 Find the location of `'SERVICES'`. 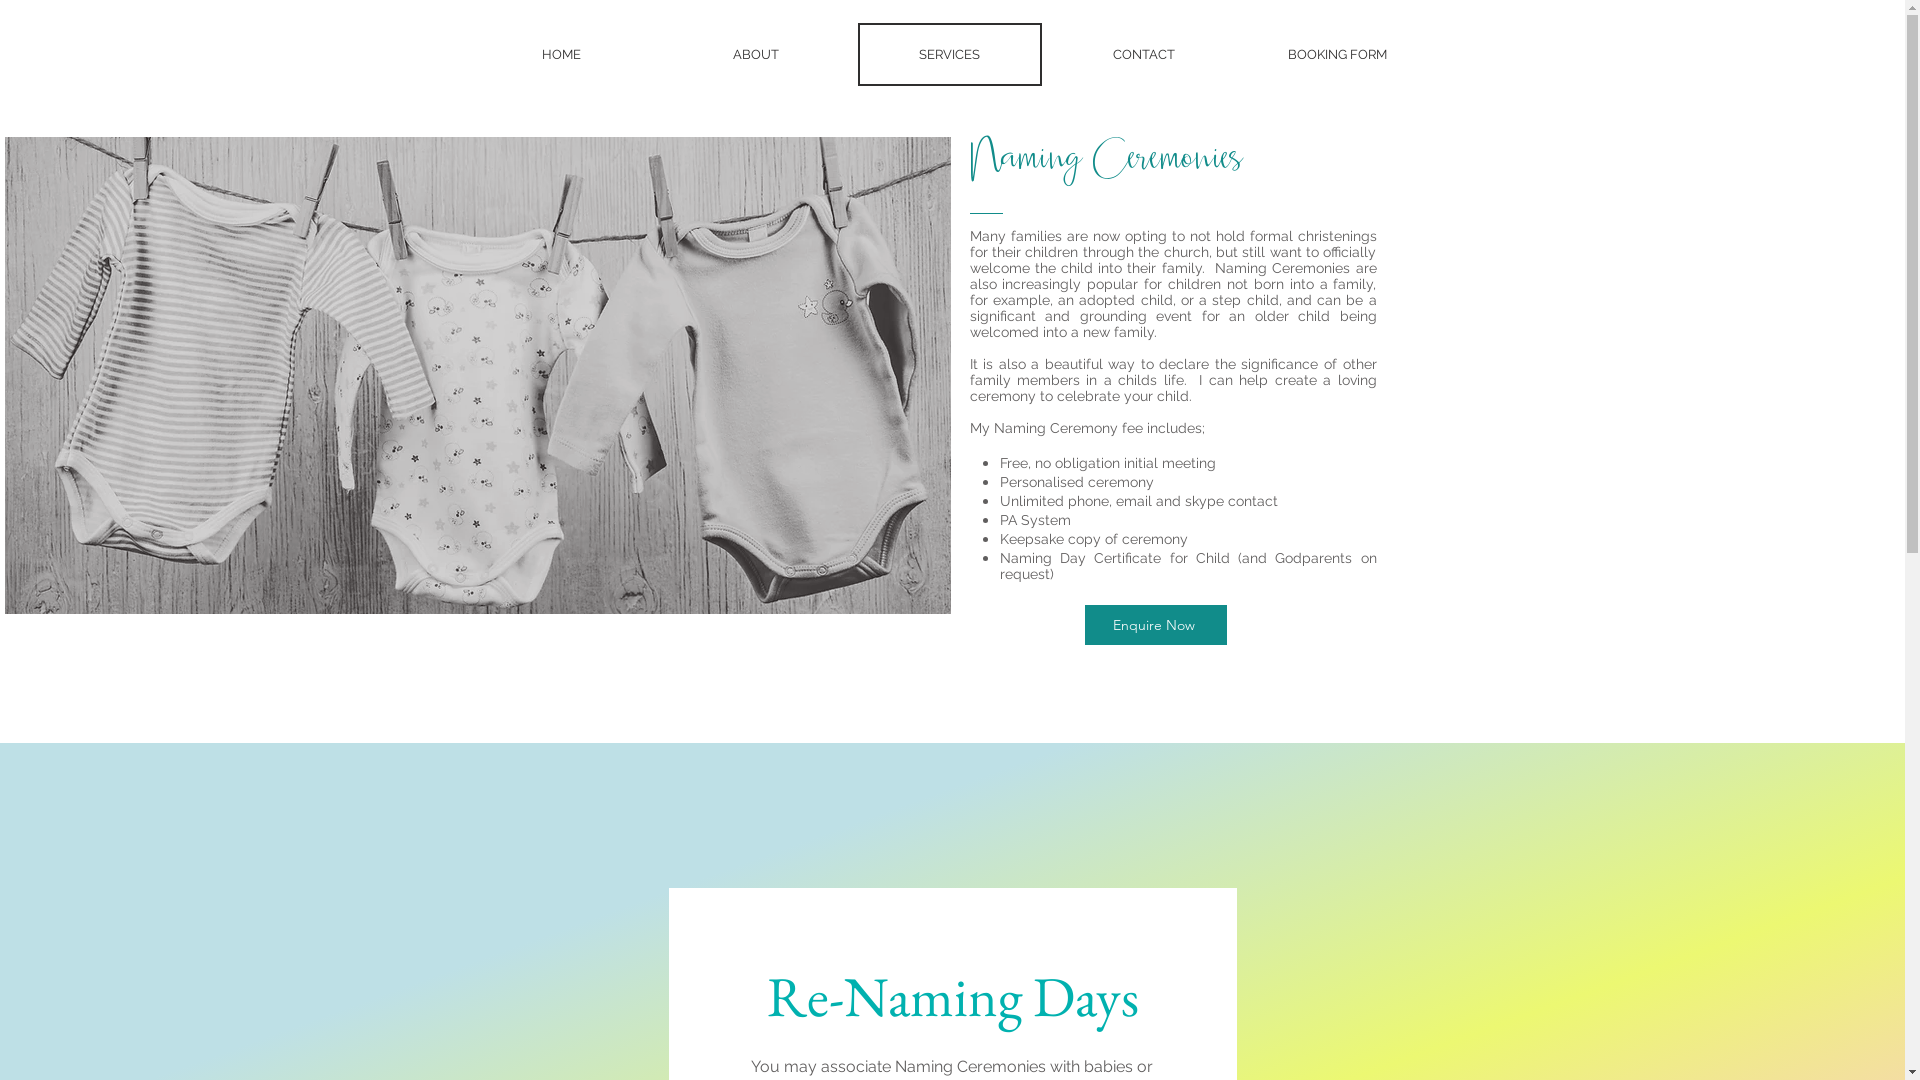

'SERVICES' is located at coordinates (949, 53).